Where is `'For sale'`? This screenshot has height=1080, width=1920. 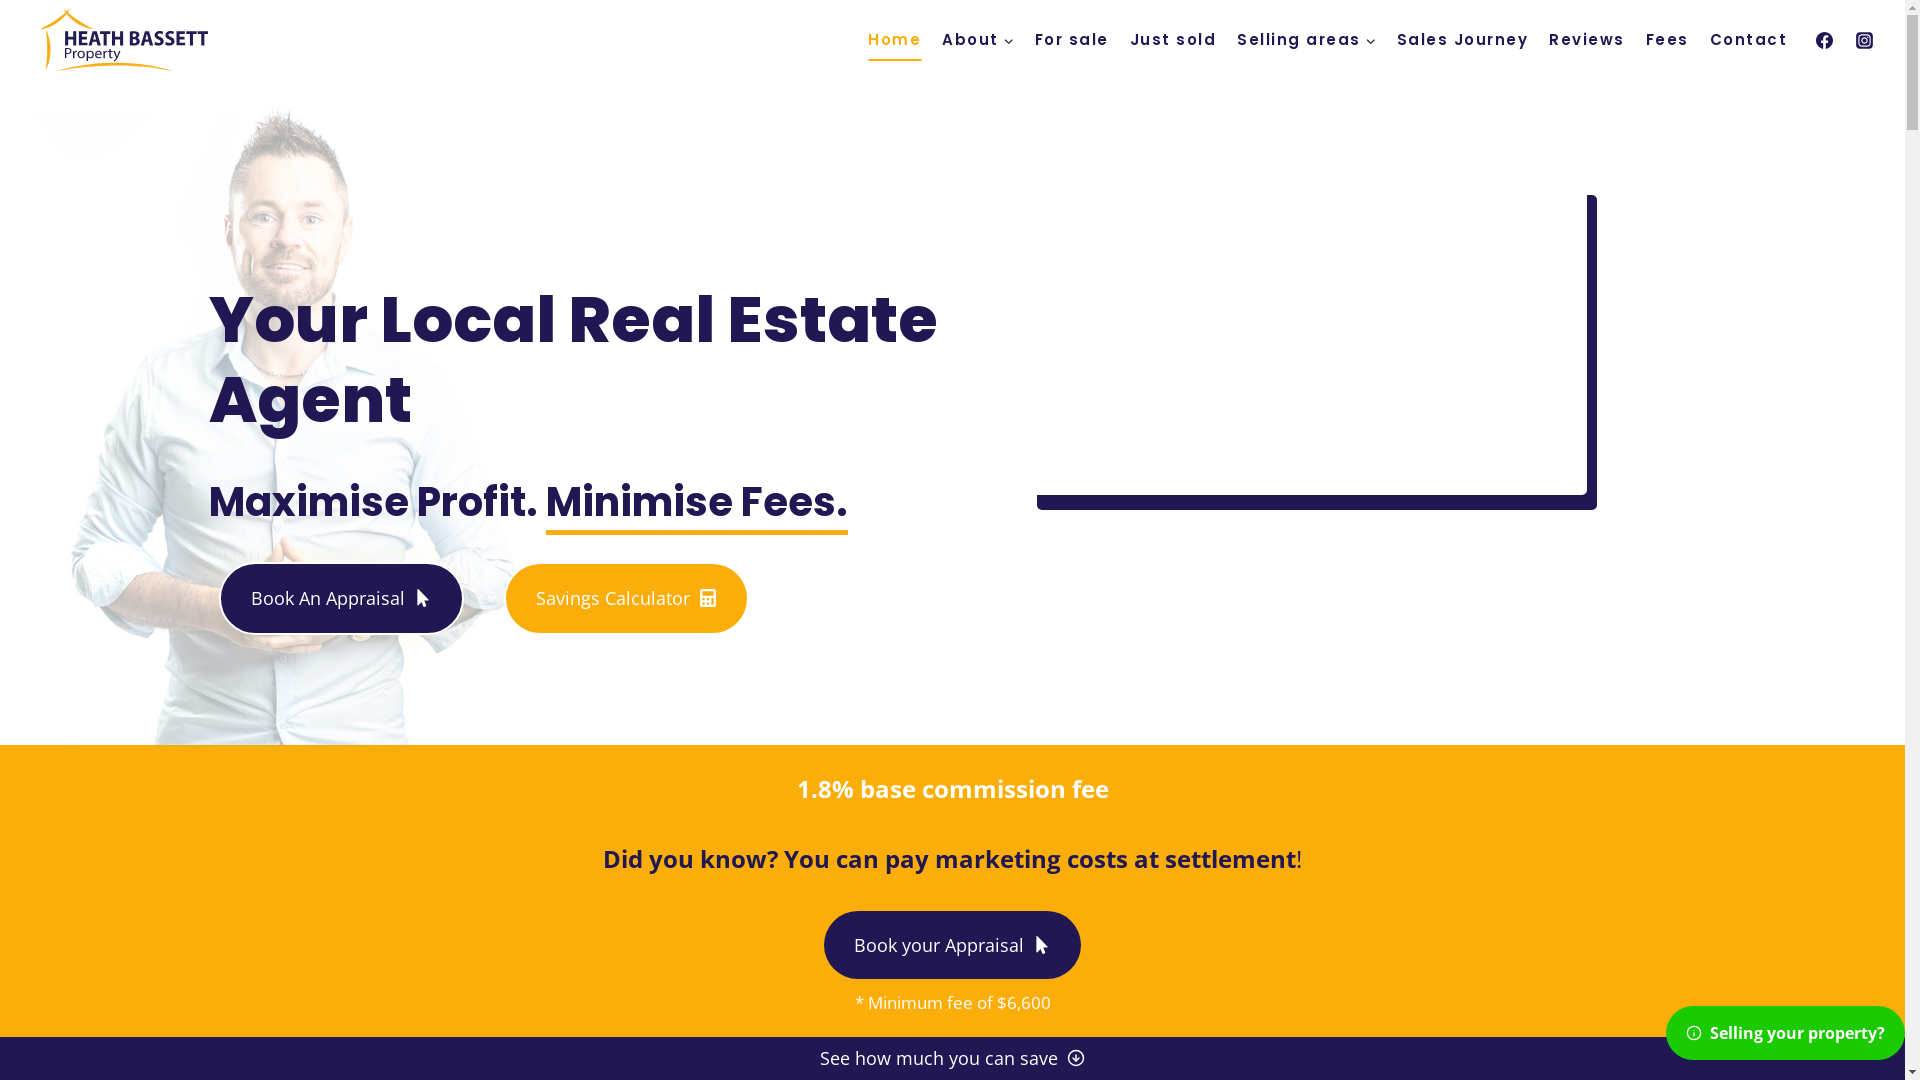
'For sale' is located at coordinates (1023, 39).